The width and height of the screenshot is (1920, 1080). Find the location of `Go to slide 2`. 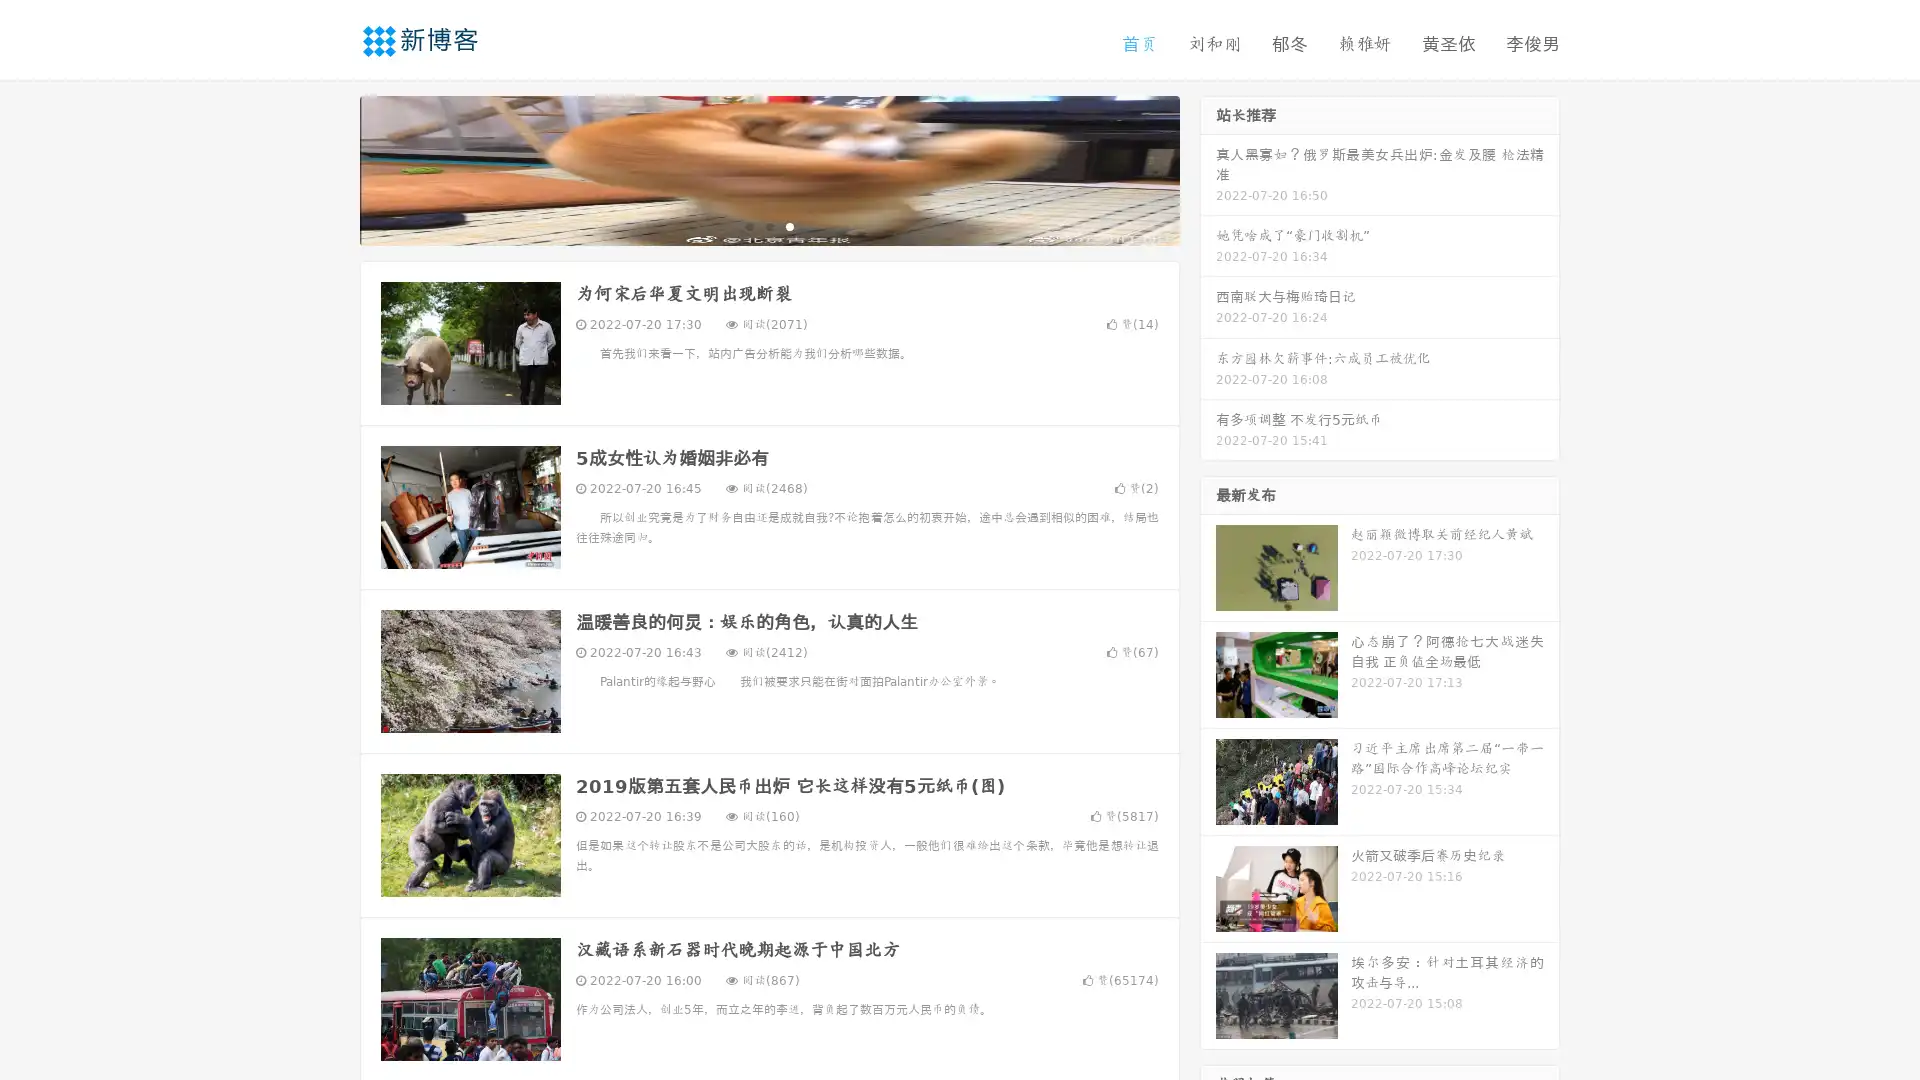

Go to slide 2 is located at coordinates (768, 225).